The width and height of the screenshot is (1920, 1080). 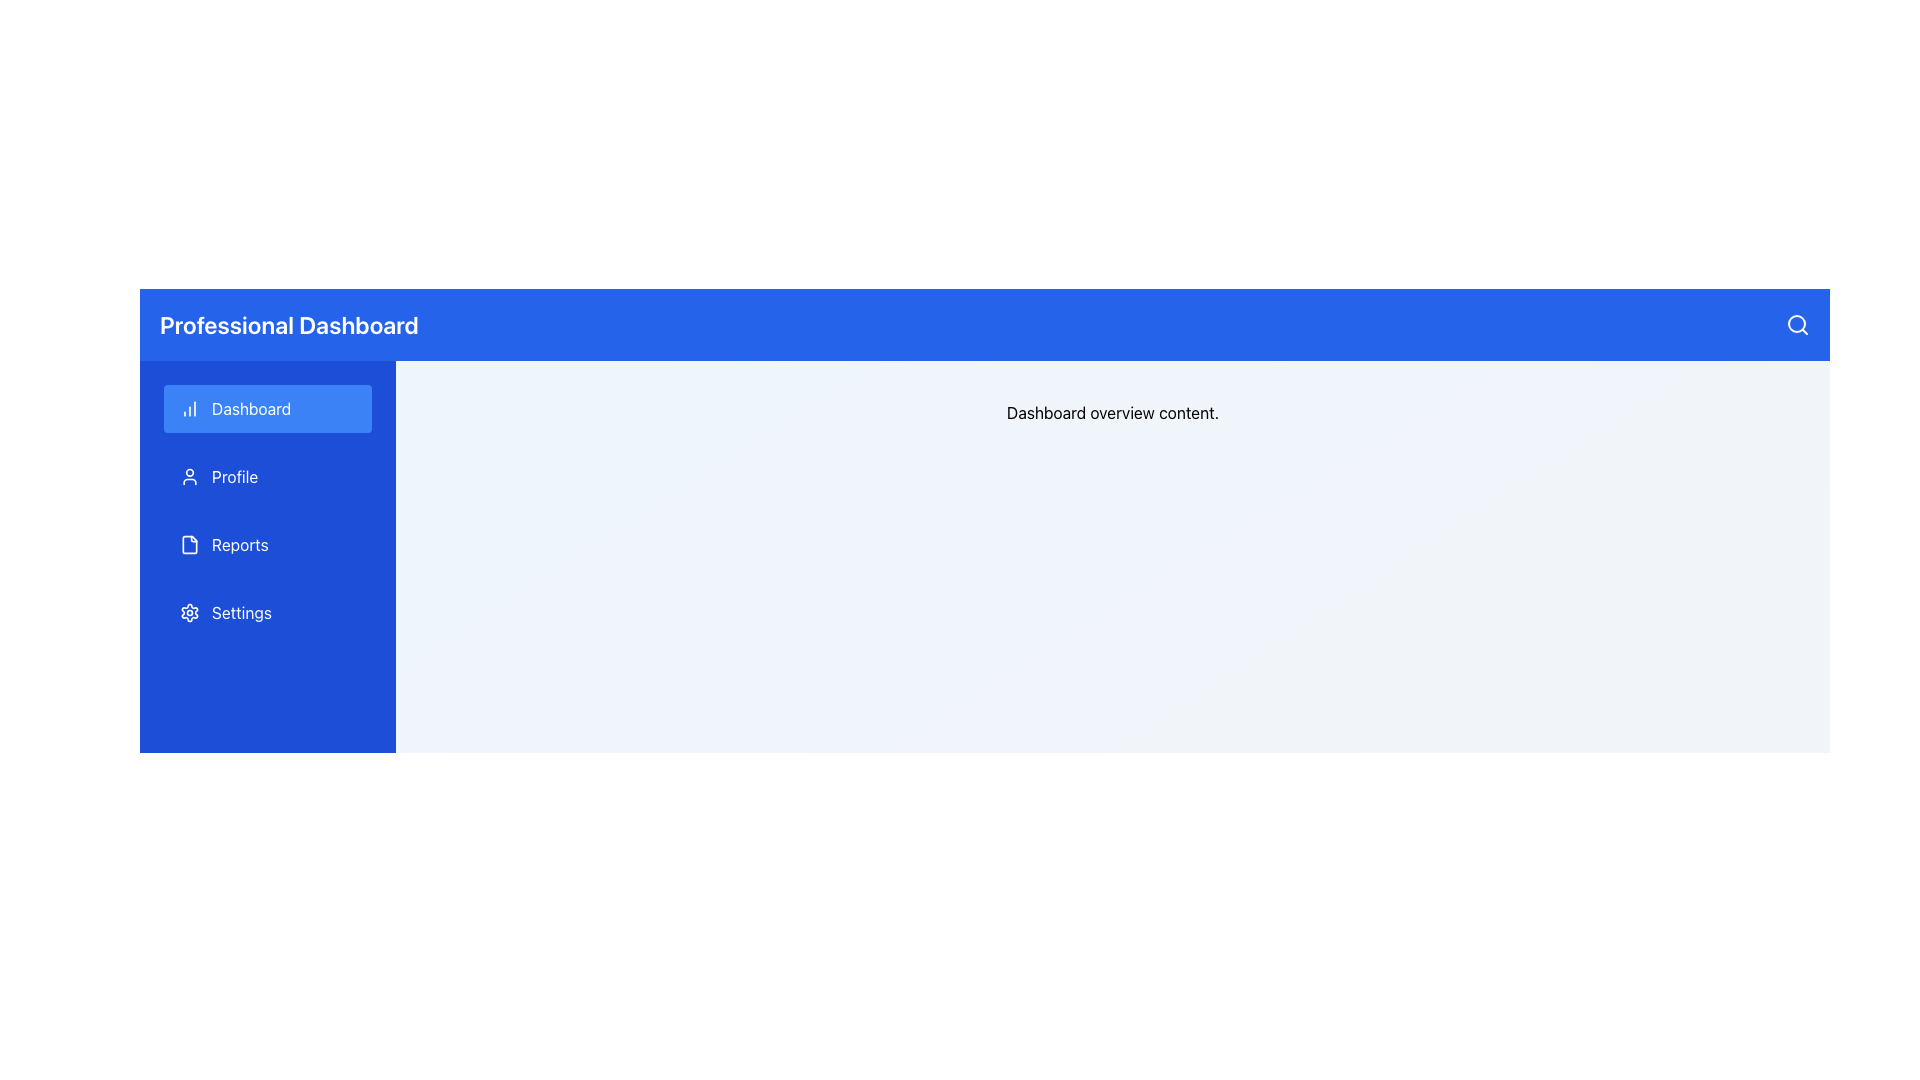 I want to click on the gear-shaped icon on the blue background, so click(x=190, y=612).